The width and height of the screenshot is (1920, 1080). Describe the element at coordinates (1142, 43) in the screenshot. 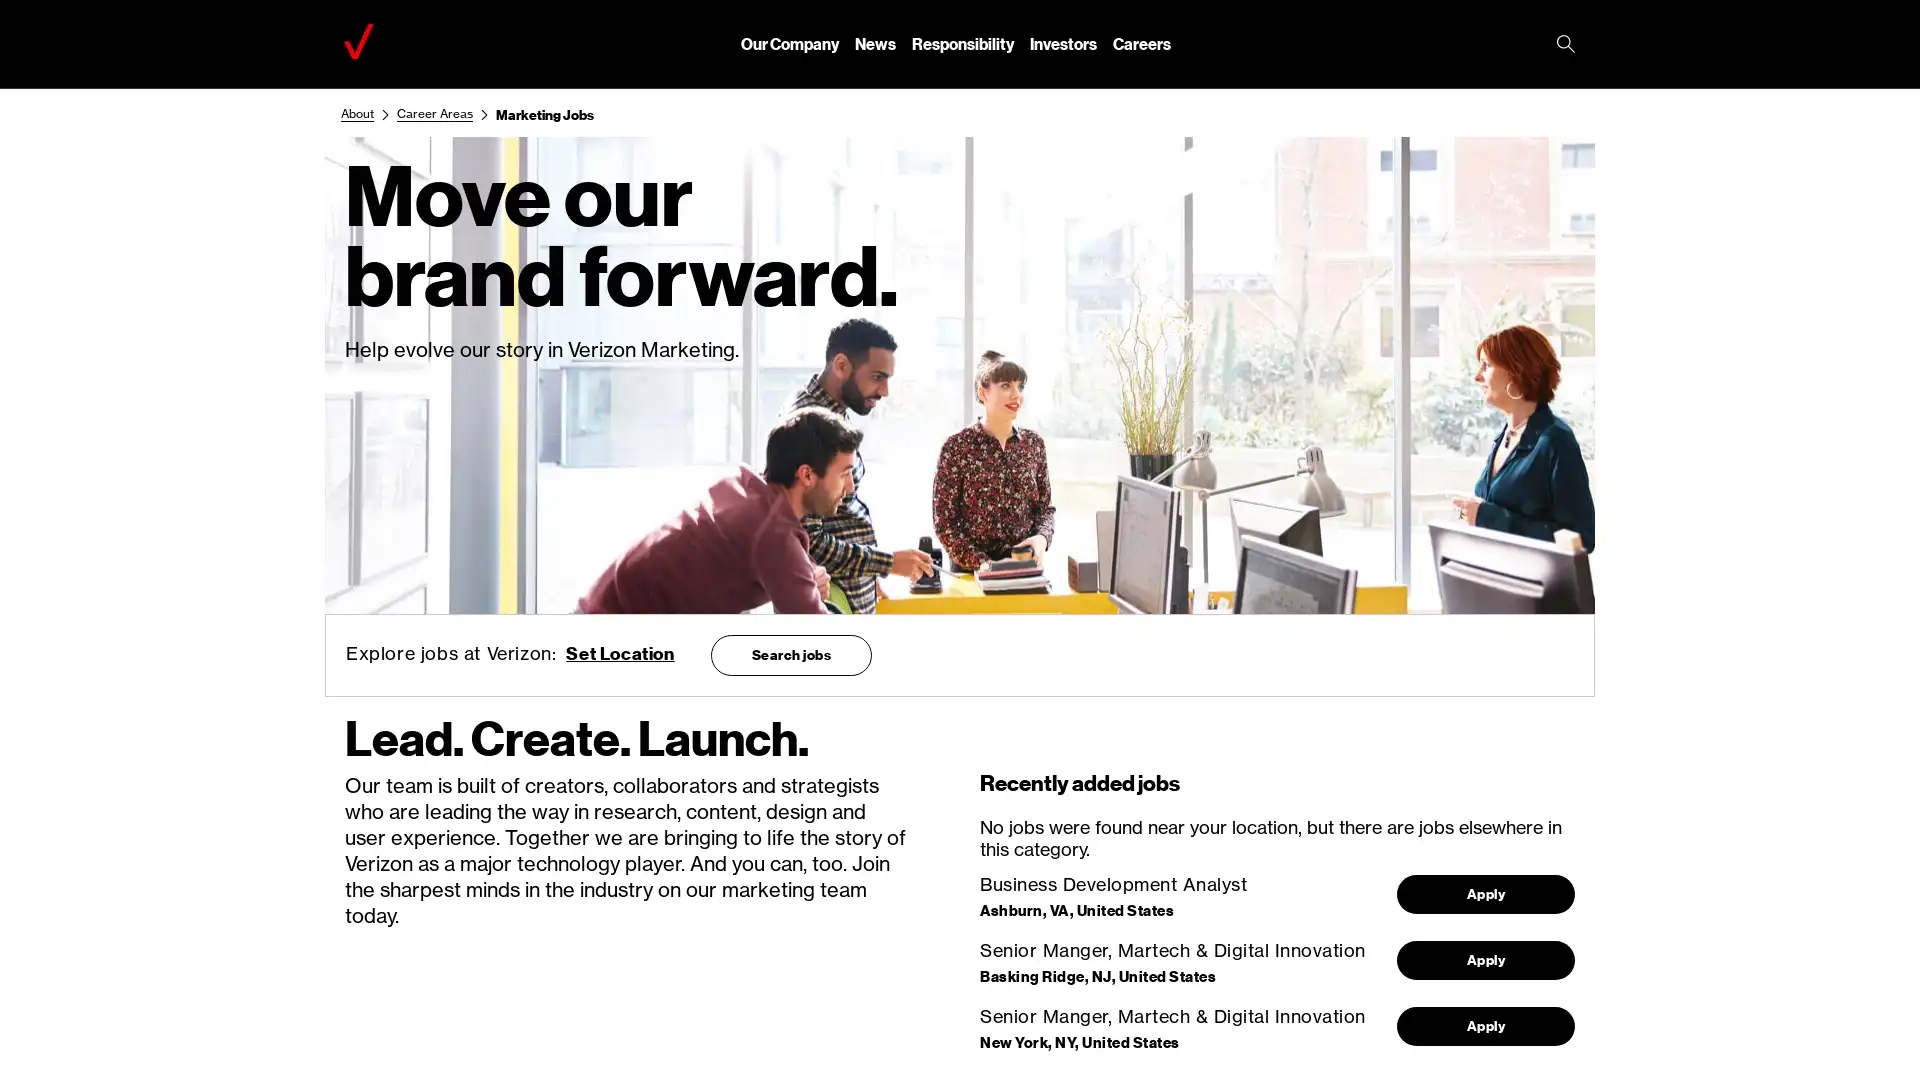

I see `Careers Menu List` at that location.